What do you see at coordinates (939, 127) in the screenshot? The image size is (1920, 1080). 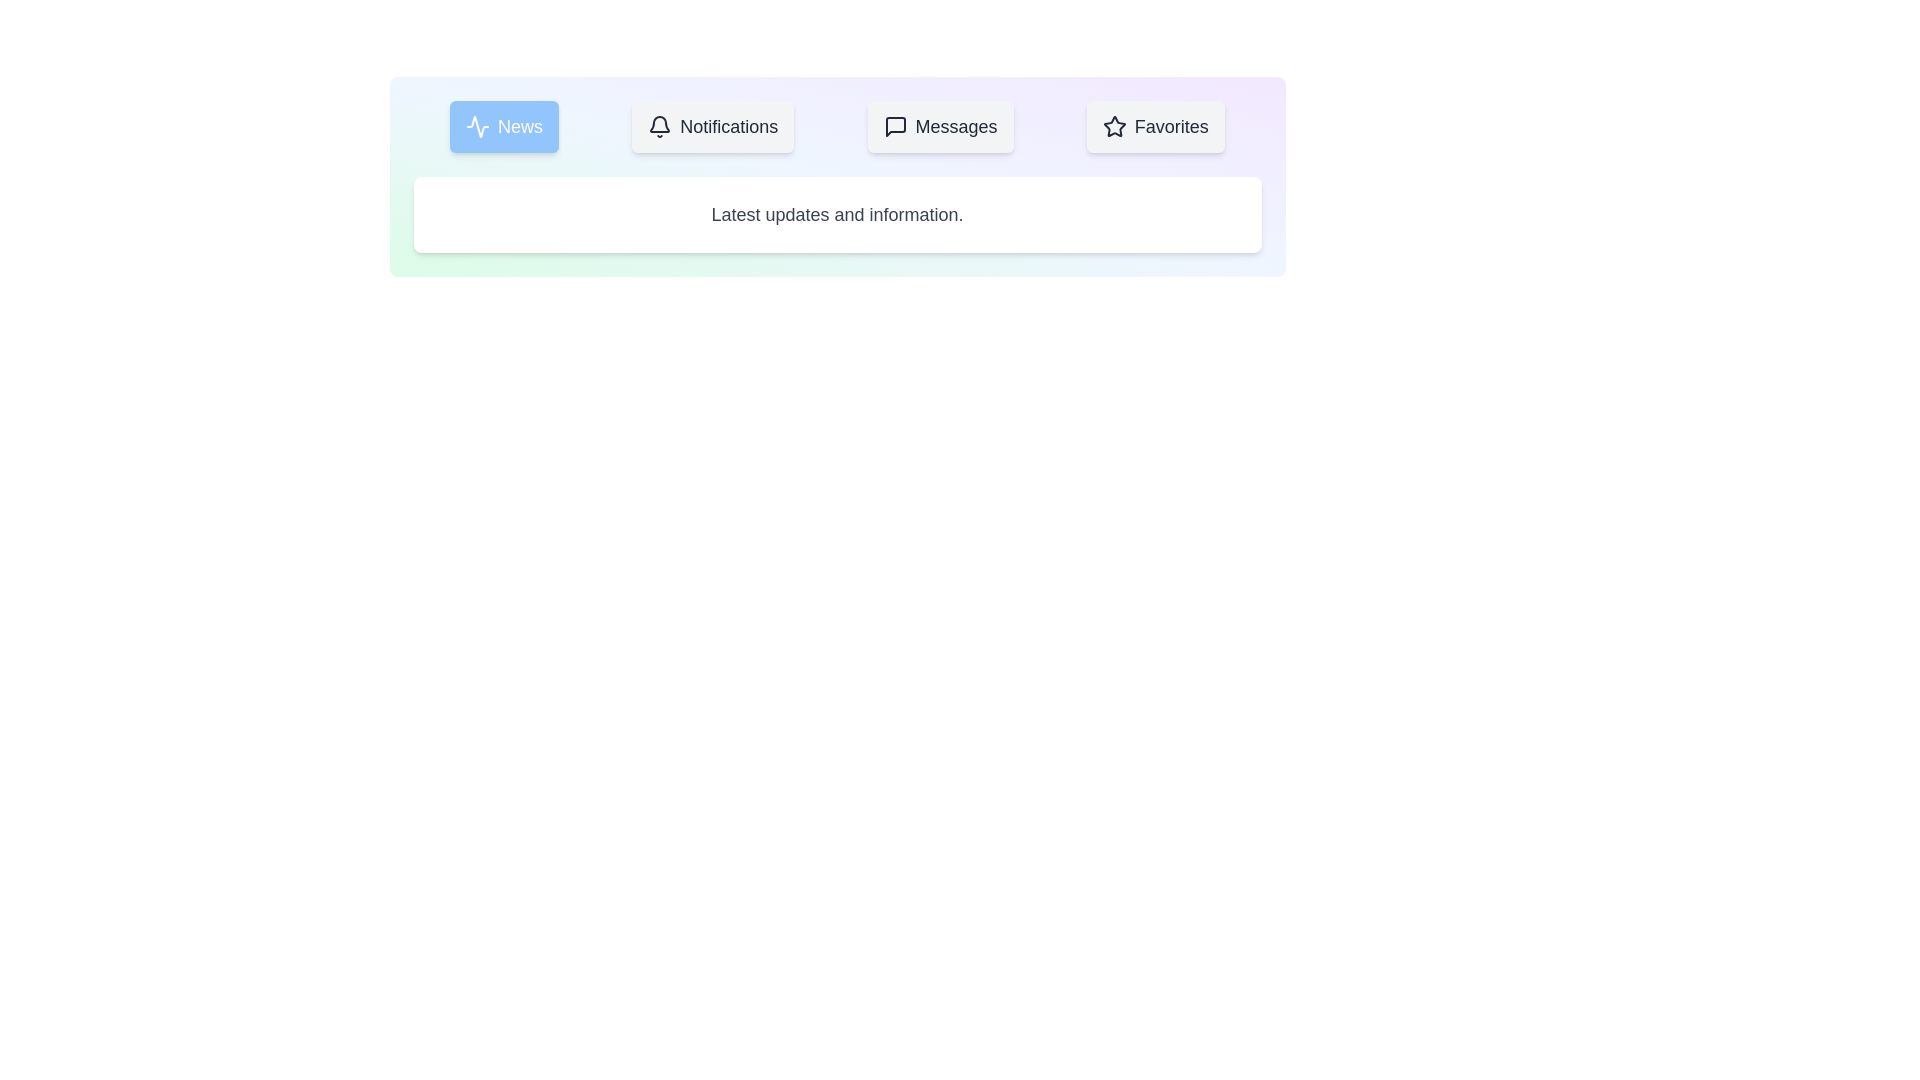 I see `the tab with the label Messages` at bounding box center [939, 127].